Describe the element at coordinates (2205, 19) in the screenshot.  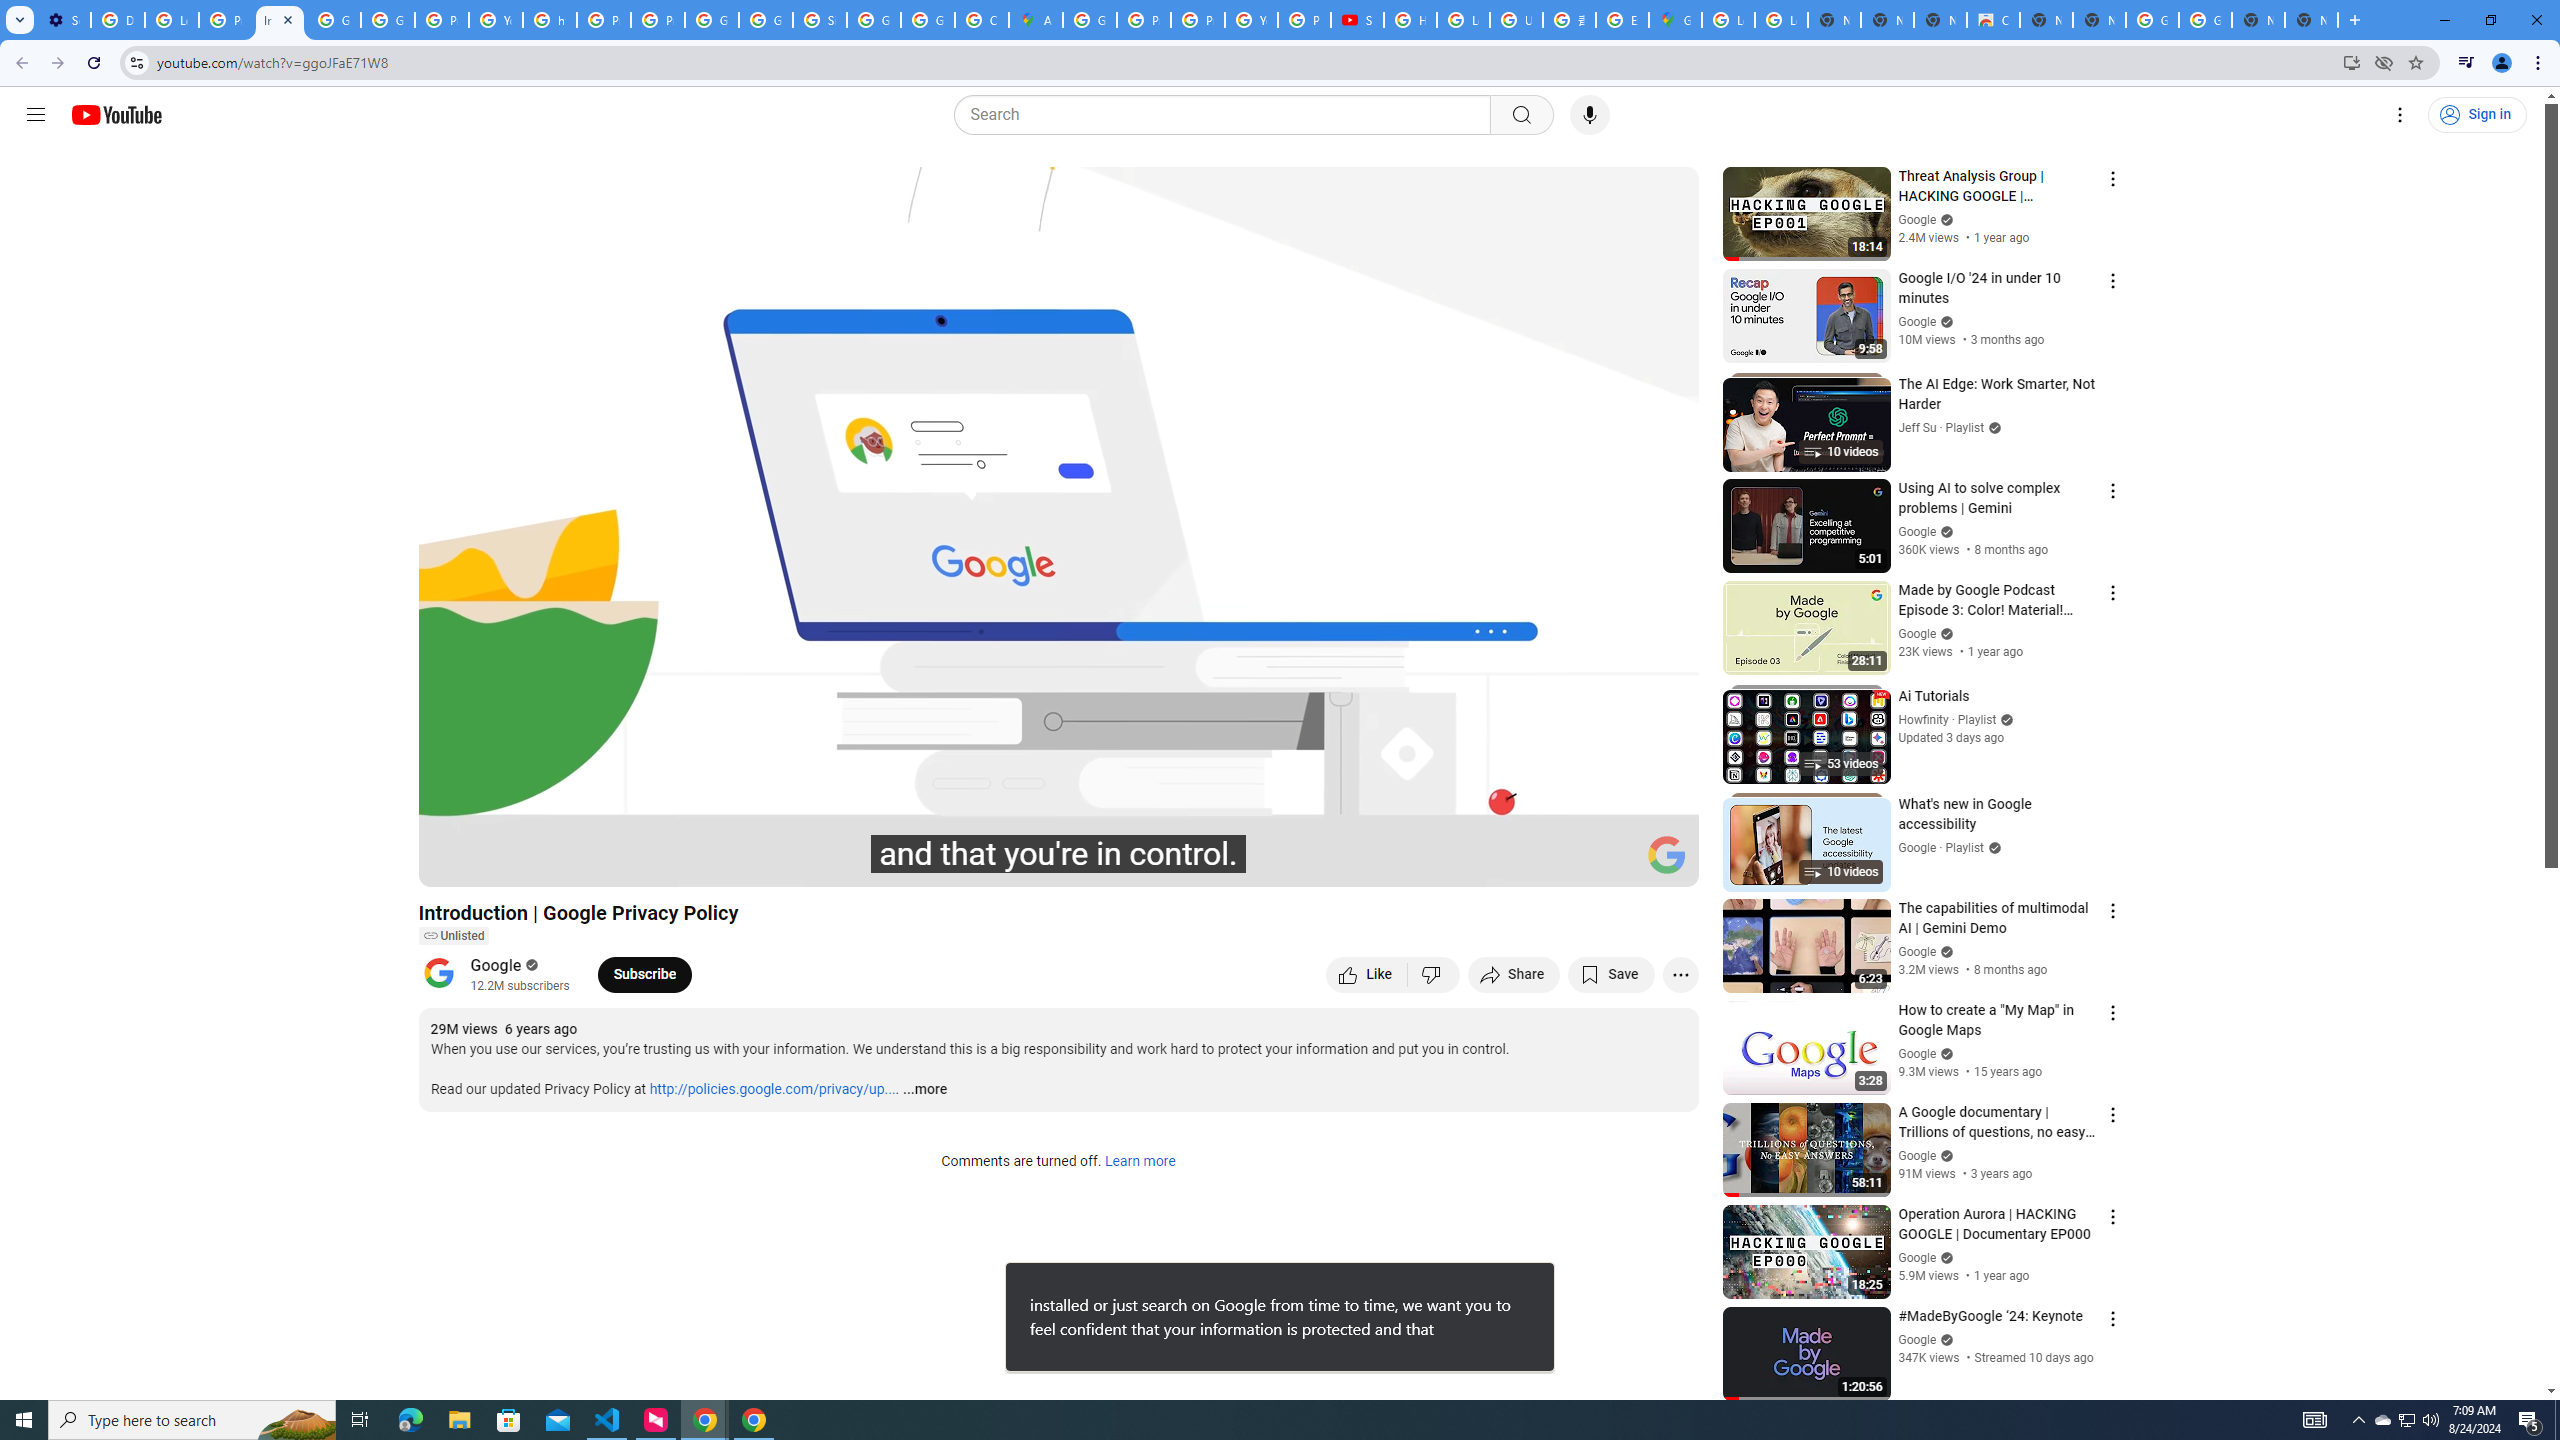
I see `'Google Images'` at that location.